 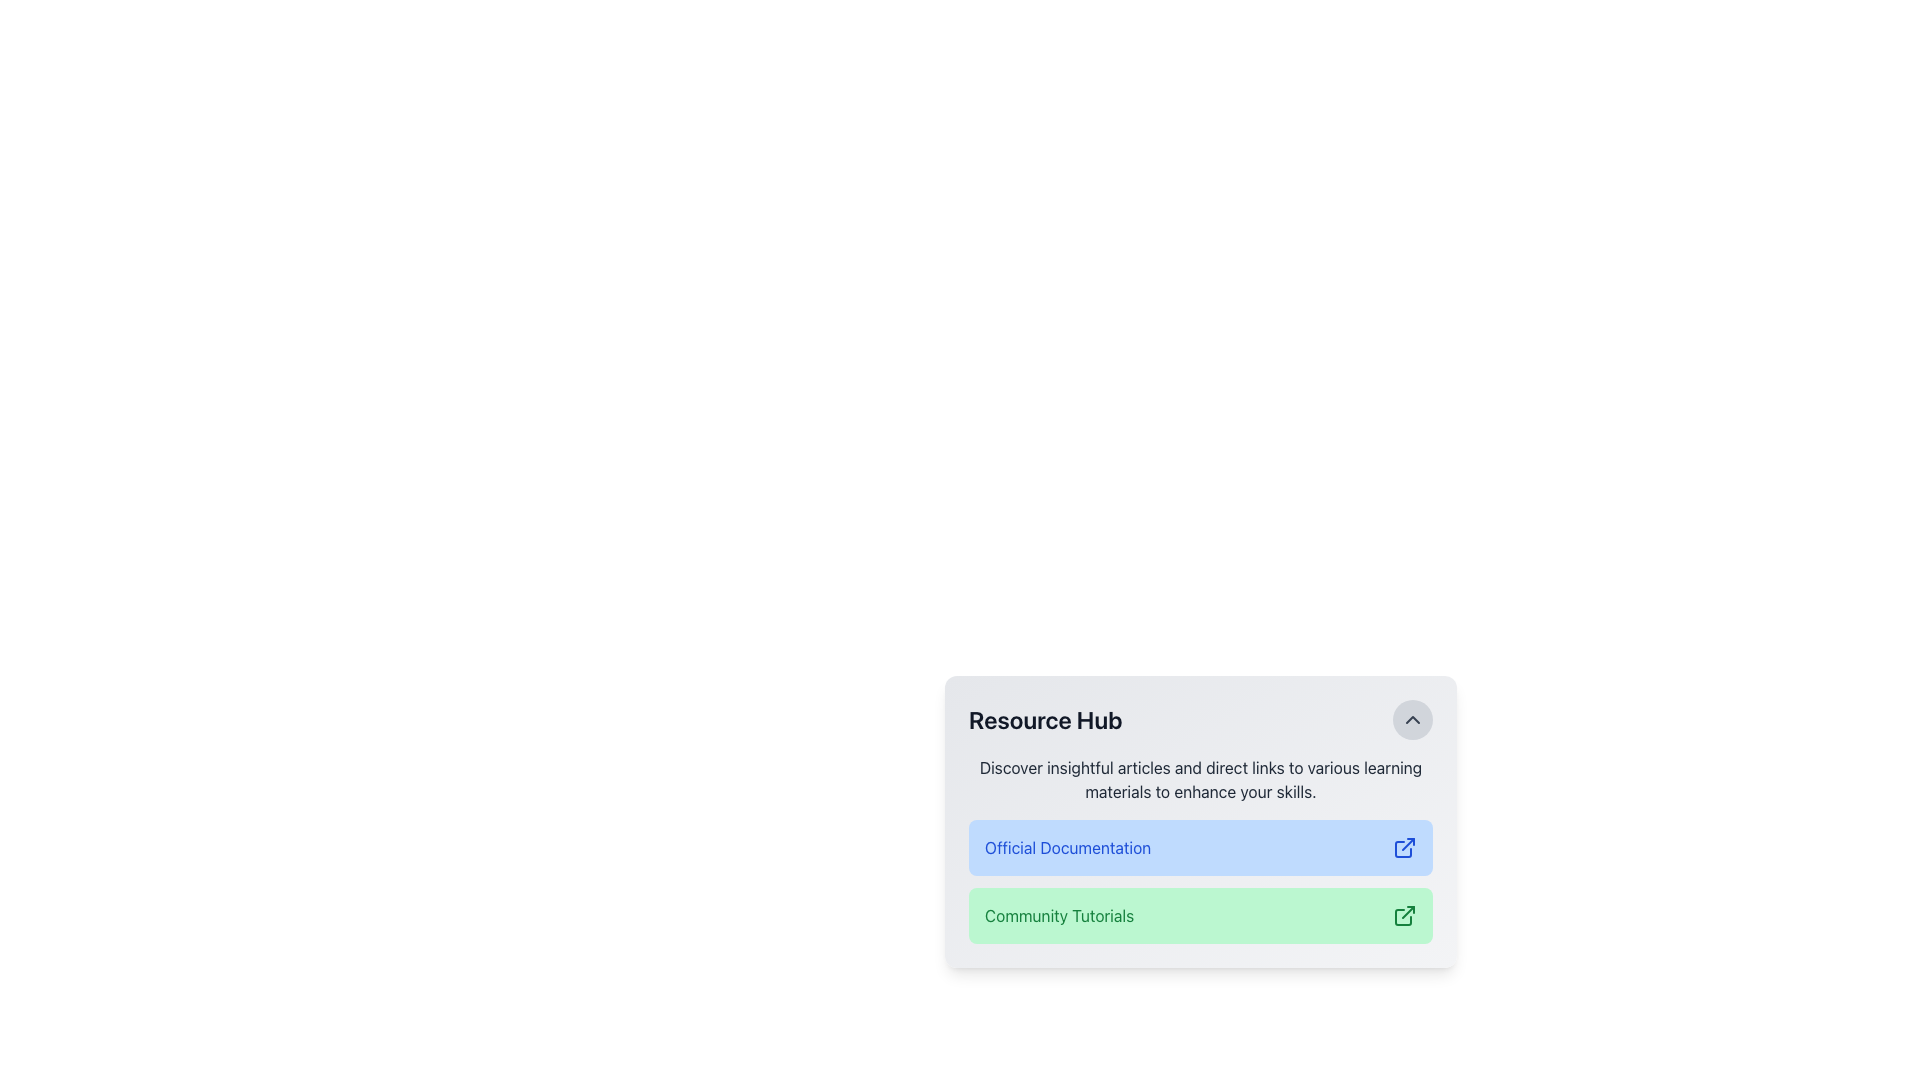 What do you see at coordinates (1402, 917) in the screenshot?
I see `the bottom component of the grouped icon set located at the bottom-right of the green-highlighted 'Community Tutorials' button` at bounding box center [1402, 917].